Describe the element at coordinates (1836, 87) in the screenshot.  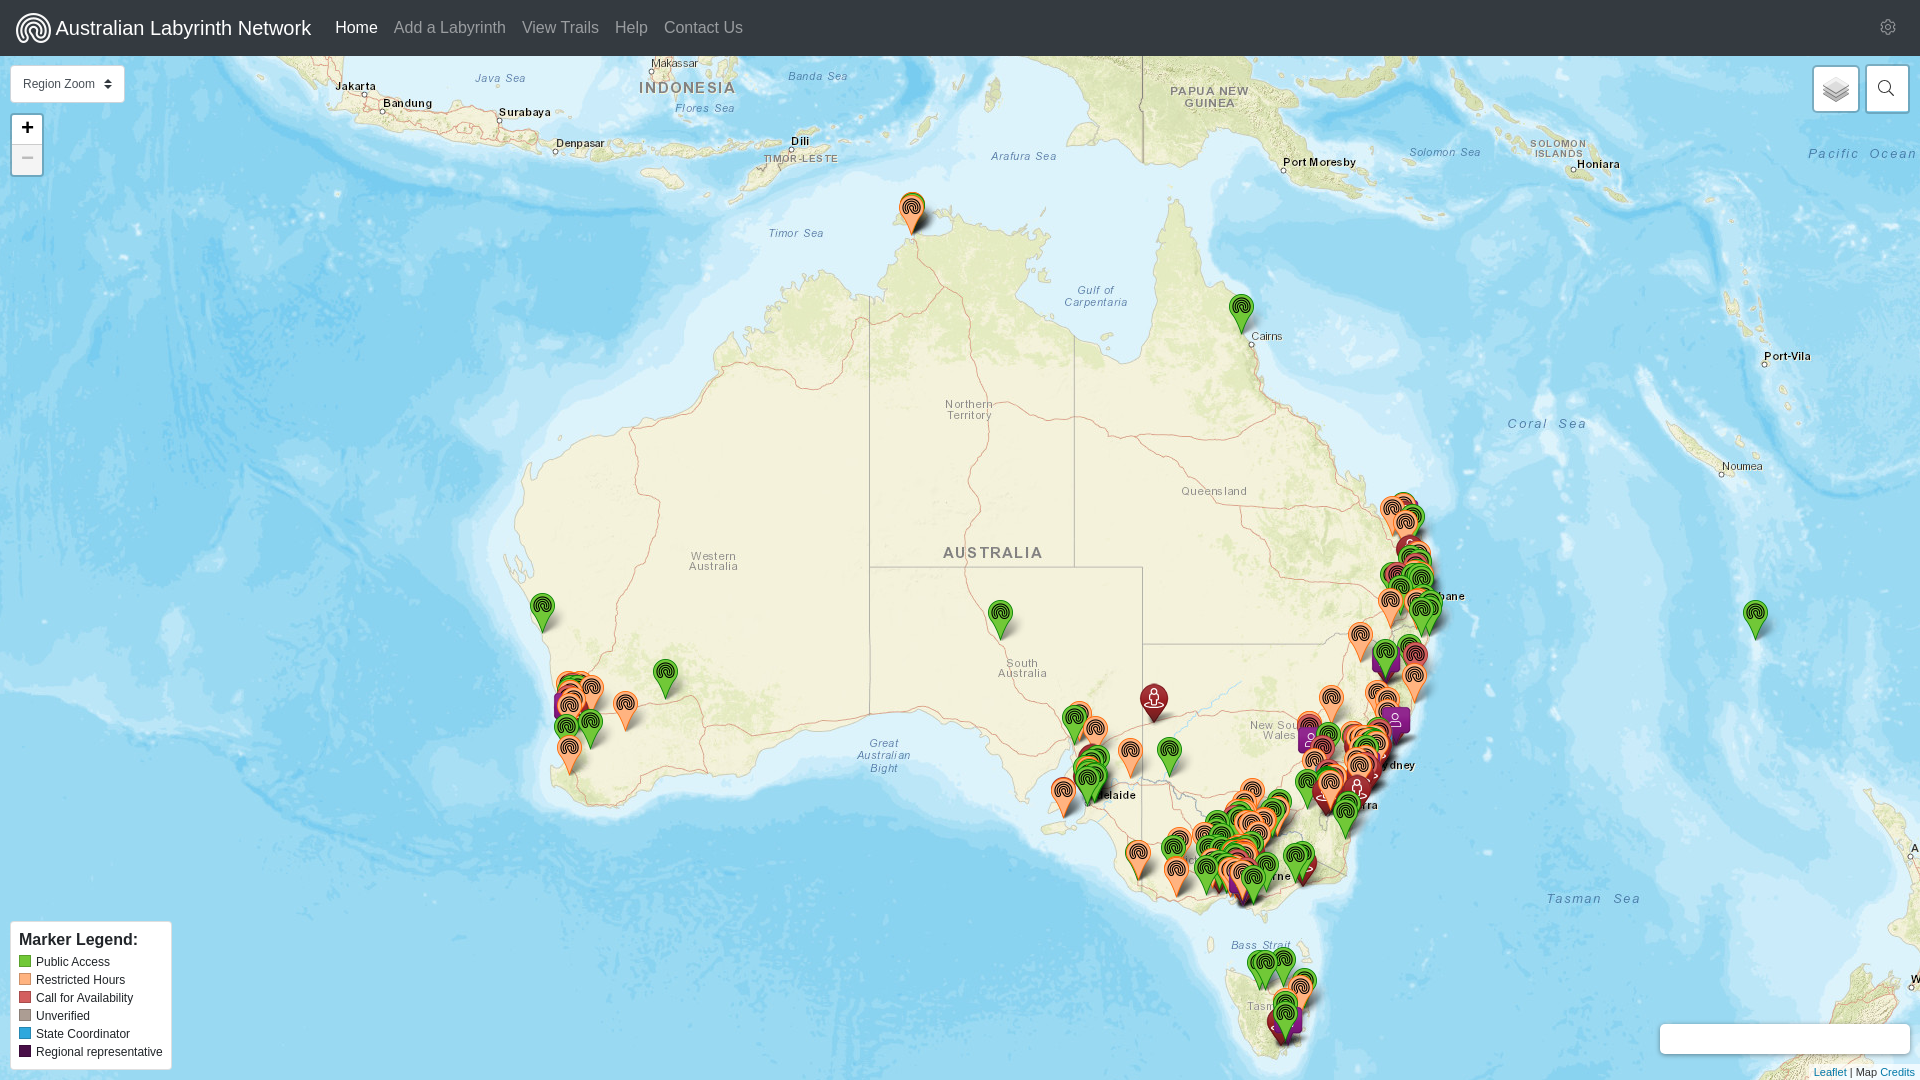
I see `'Layers'` at that location.